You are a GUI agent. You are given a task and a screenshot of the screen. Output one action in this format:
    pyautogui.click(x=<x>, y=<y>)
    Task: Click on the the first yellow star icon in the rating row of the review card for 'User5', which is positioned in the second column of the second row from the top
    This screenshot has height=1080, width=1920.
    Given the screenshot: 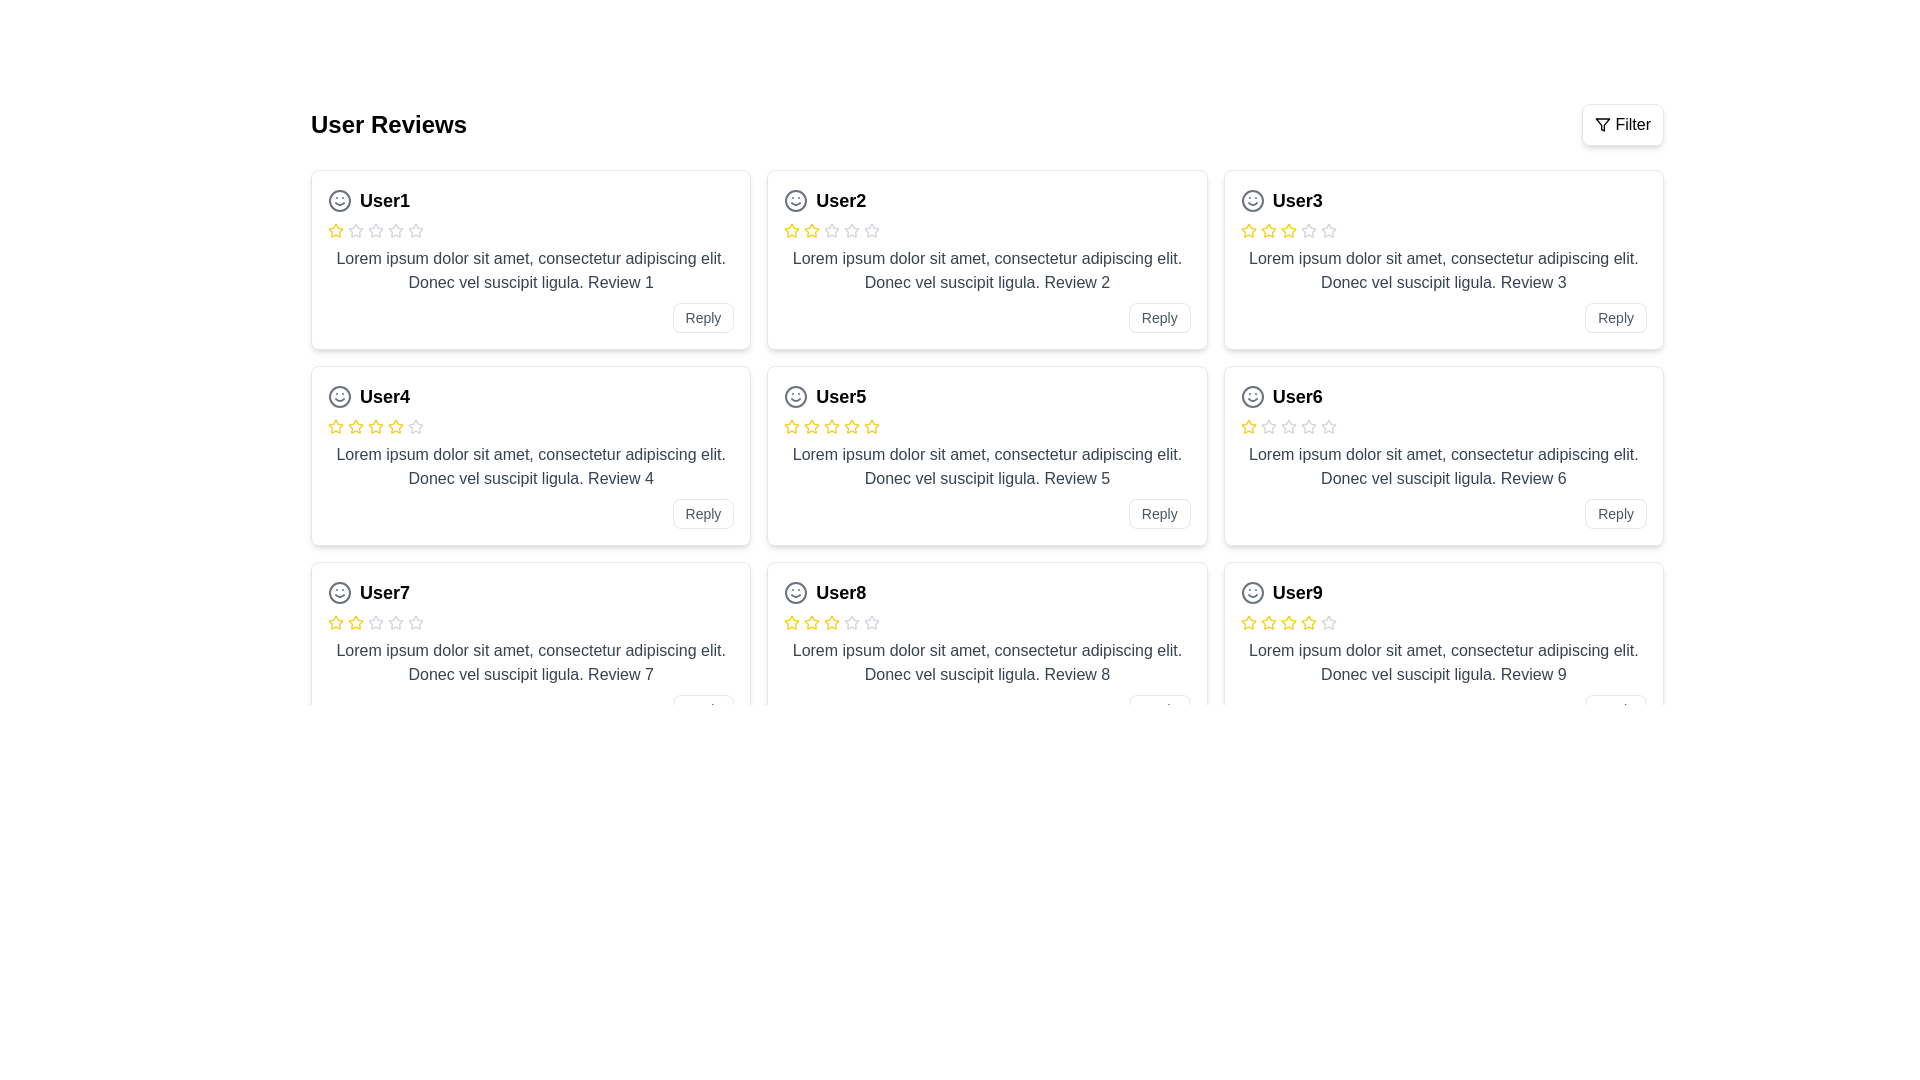 What is the action you would take?
    pyautogui.click(x=812, y=425)
    